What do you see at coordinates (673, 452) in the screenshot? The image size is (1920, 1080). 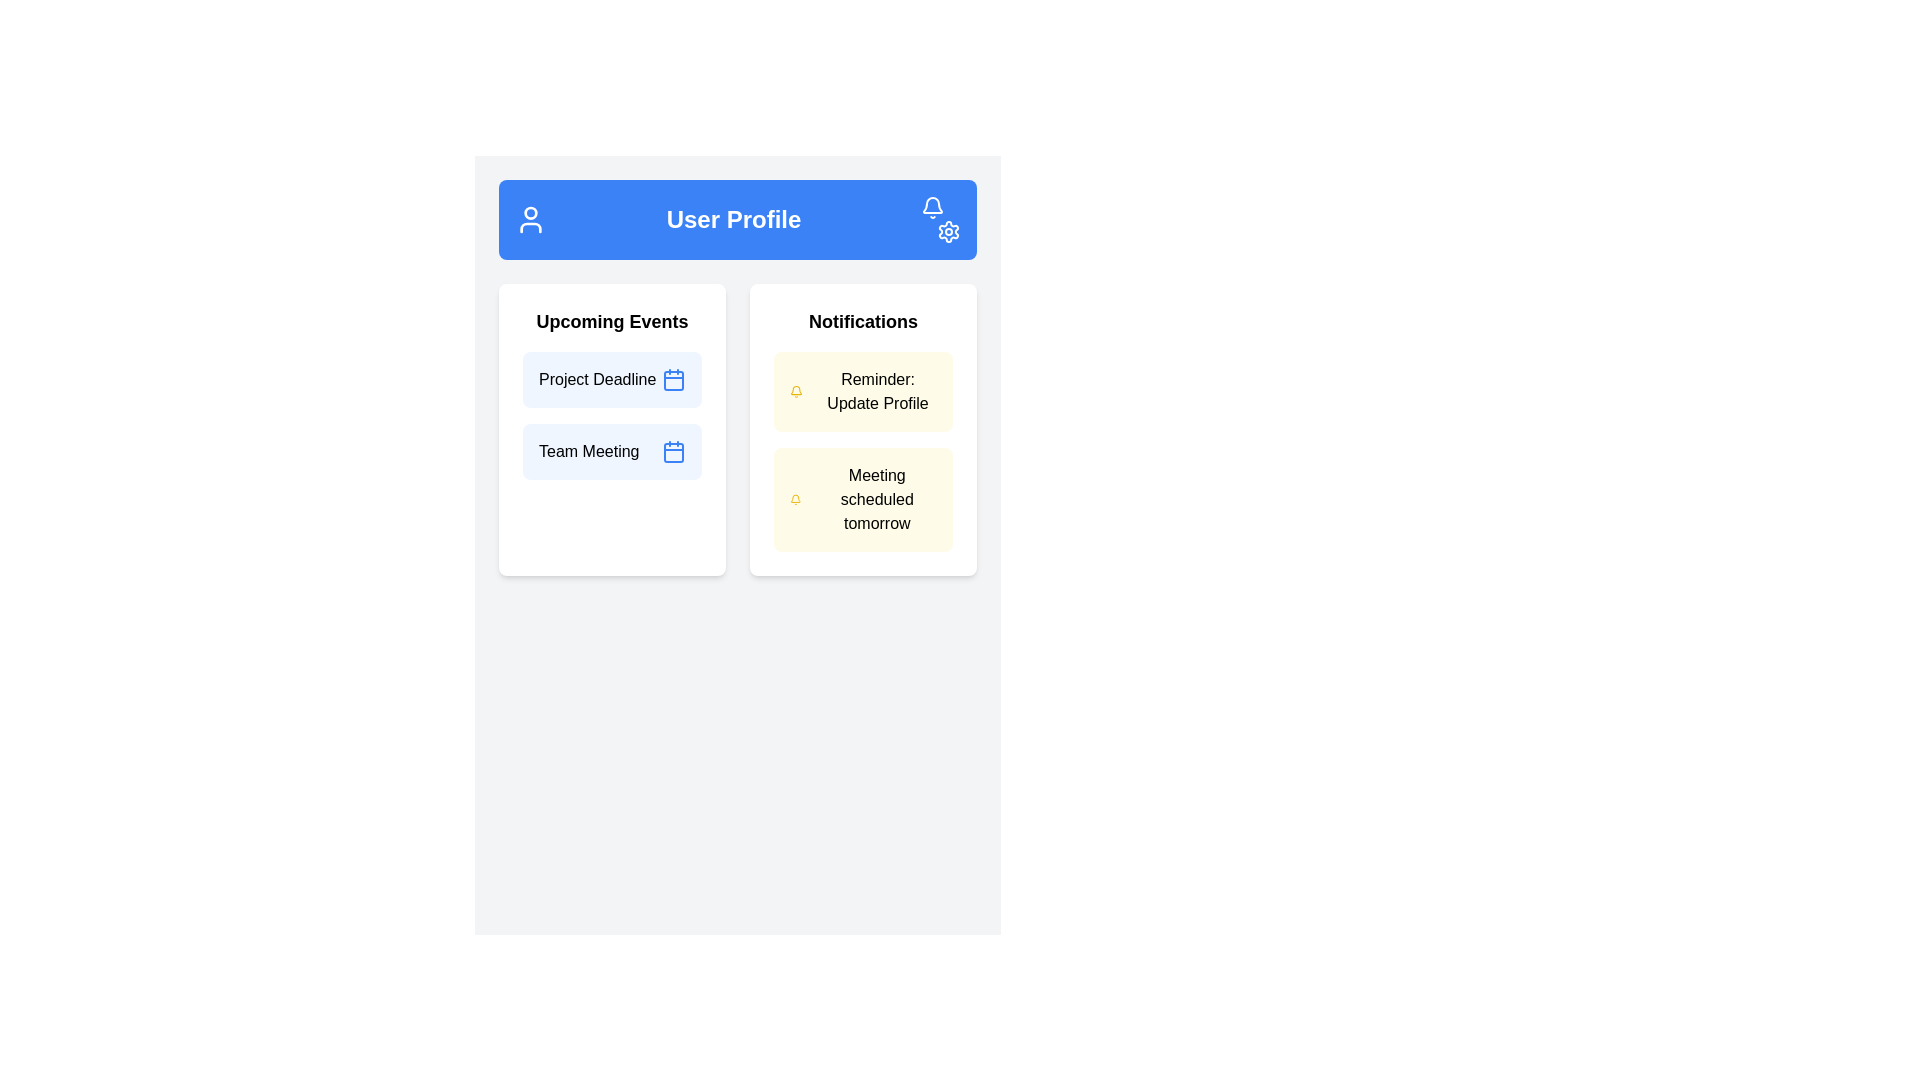 I see `the calendar icon located in the bottom-right part of the page, next to the 'Team Meeting' label under 'Upcoming Events'` at bounding box center [673, 452].